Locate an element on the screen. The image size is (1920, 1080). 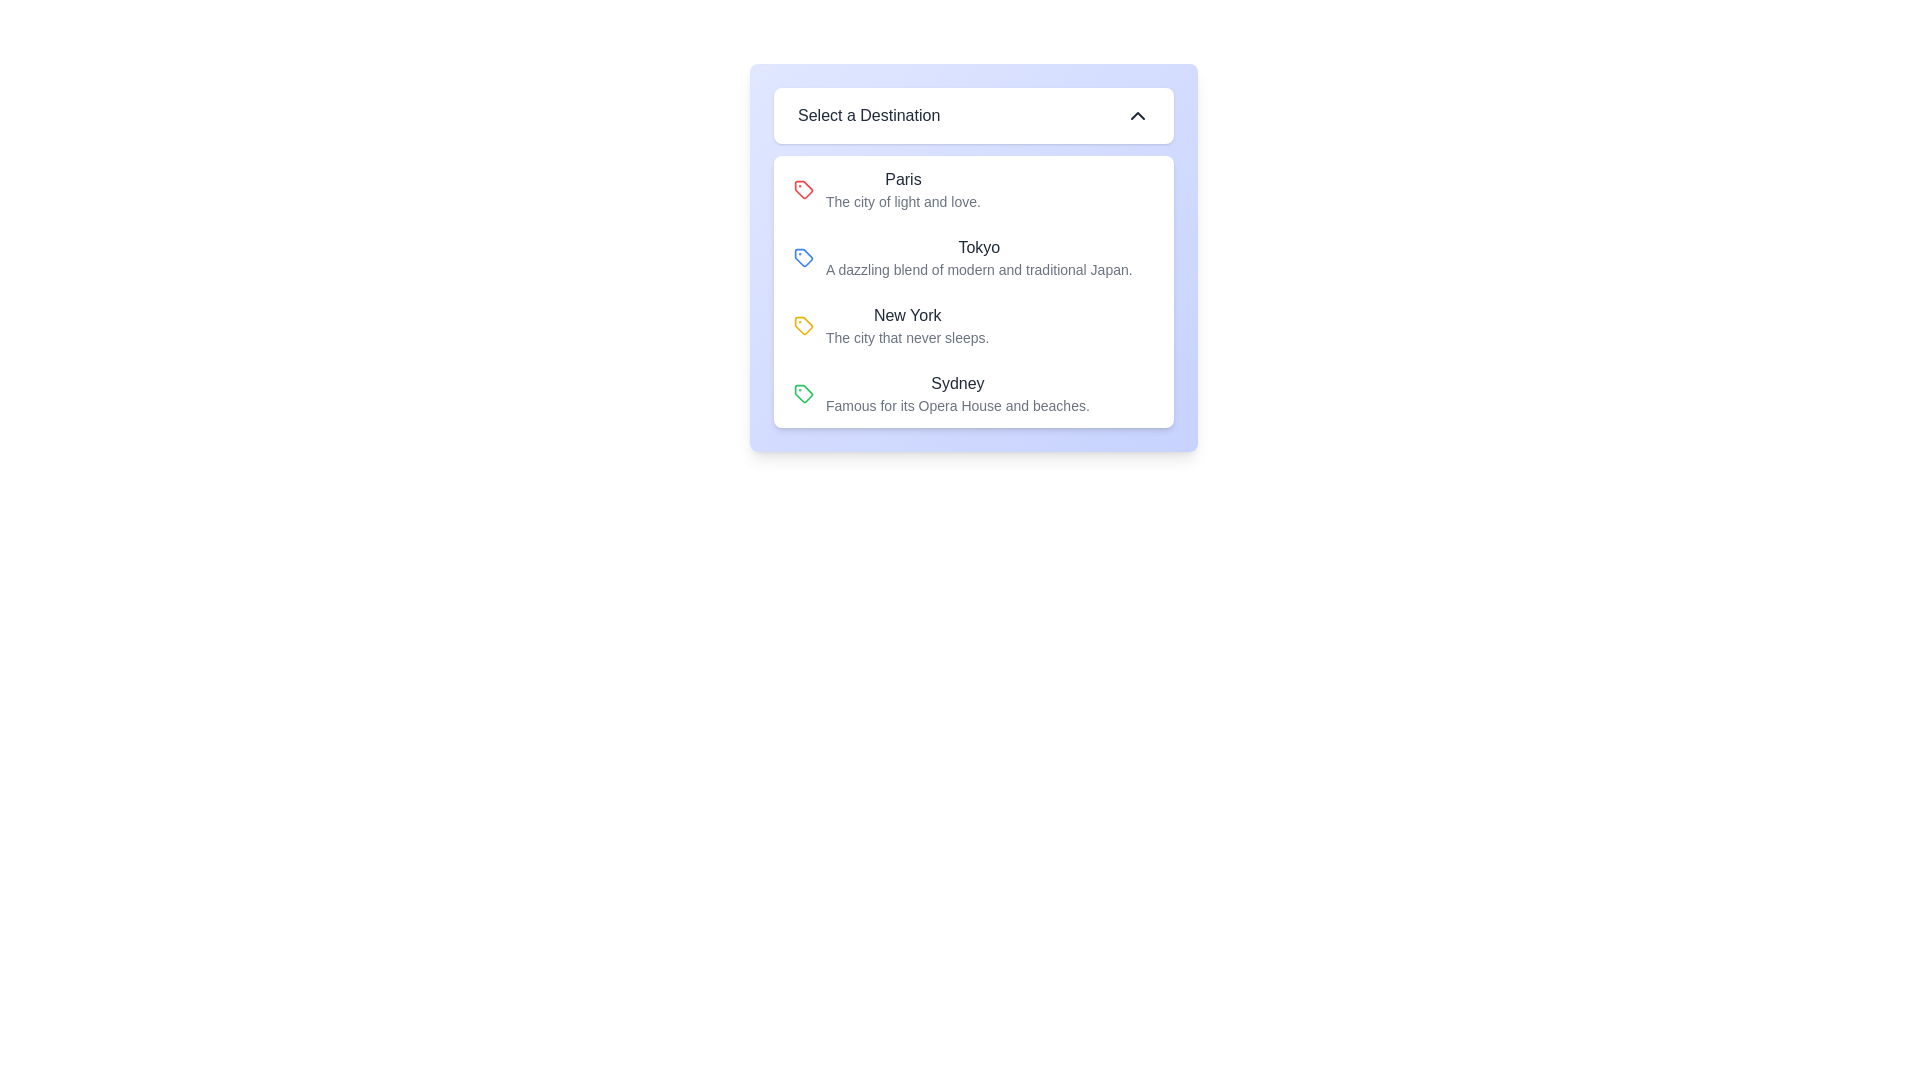
the text label displaying 'Paris' in the dropdown list under 'Select a Destination', which is the first item in the list is located at coordinates (902, 189).